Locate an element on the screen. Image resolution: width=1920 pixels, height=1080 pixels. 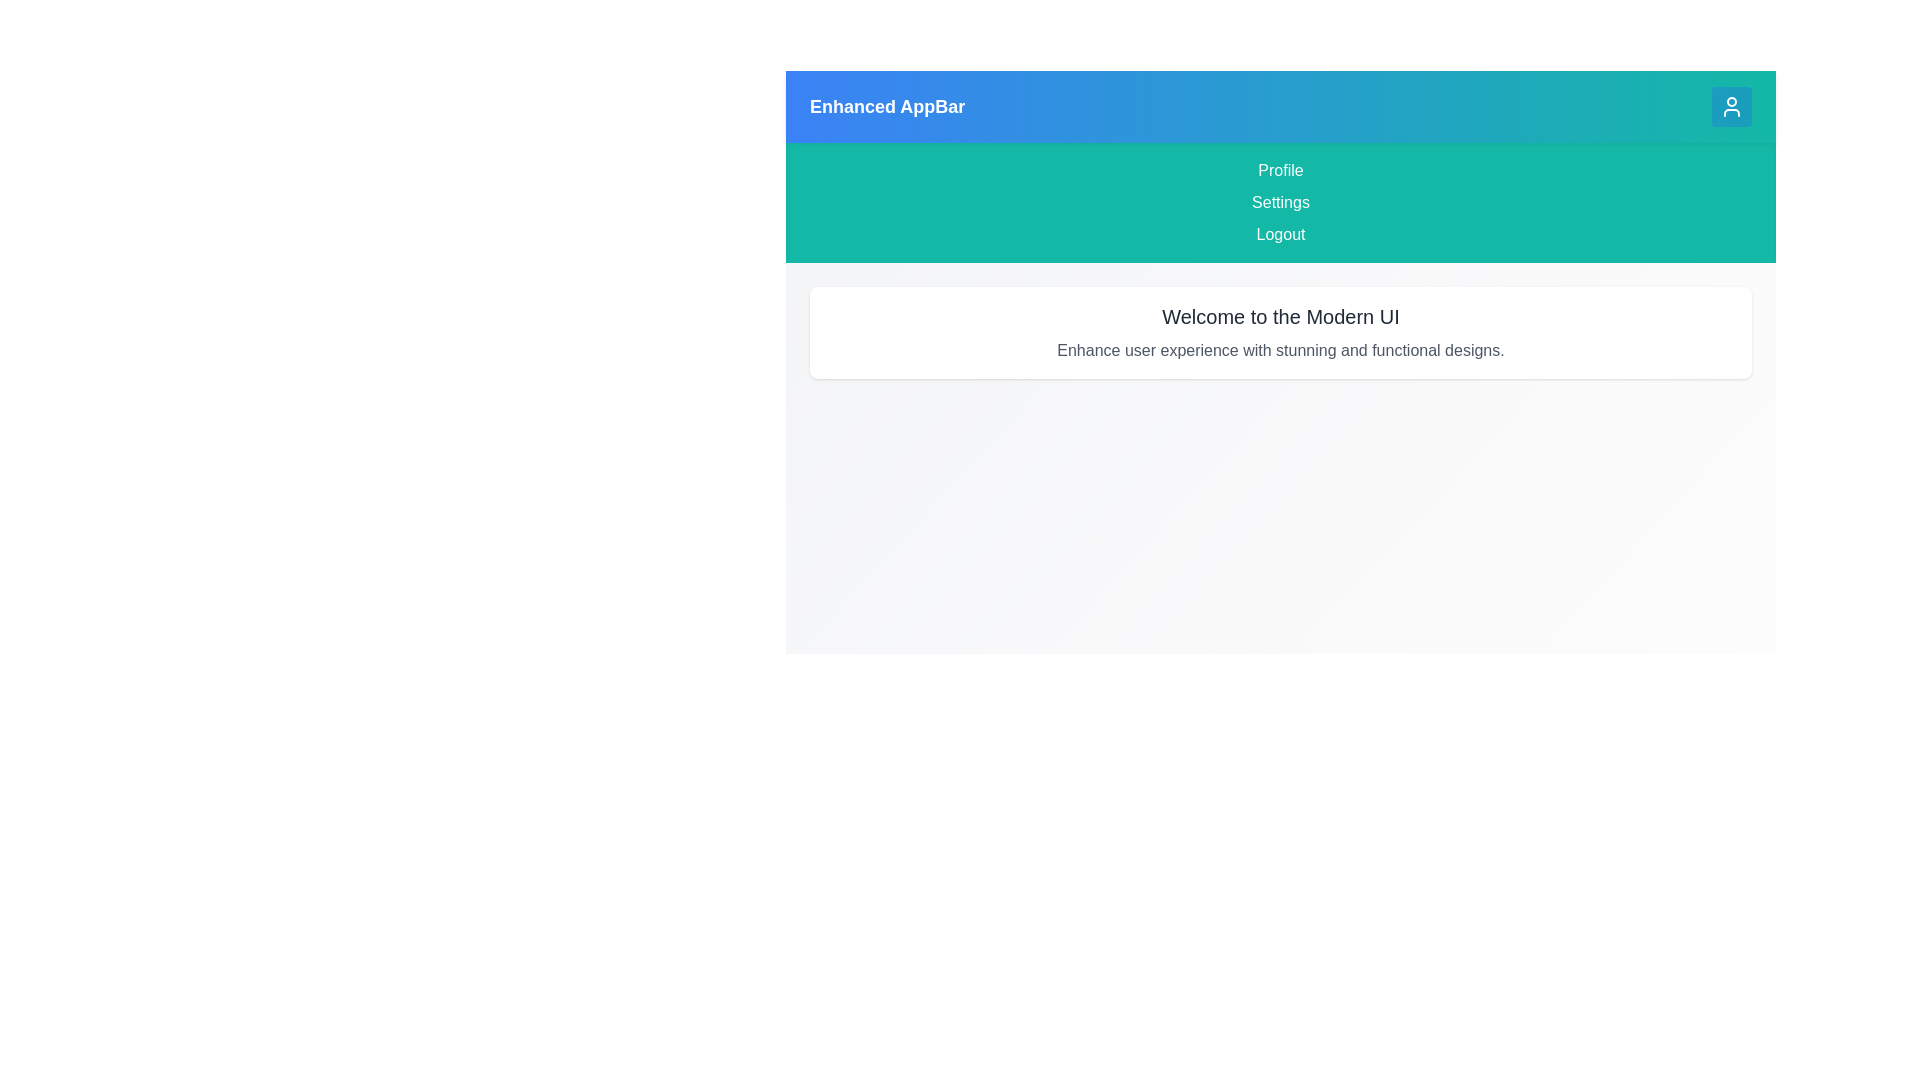
the menu item Logout from the menu is located at coordinates (1281, 234).